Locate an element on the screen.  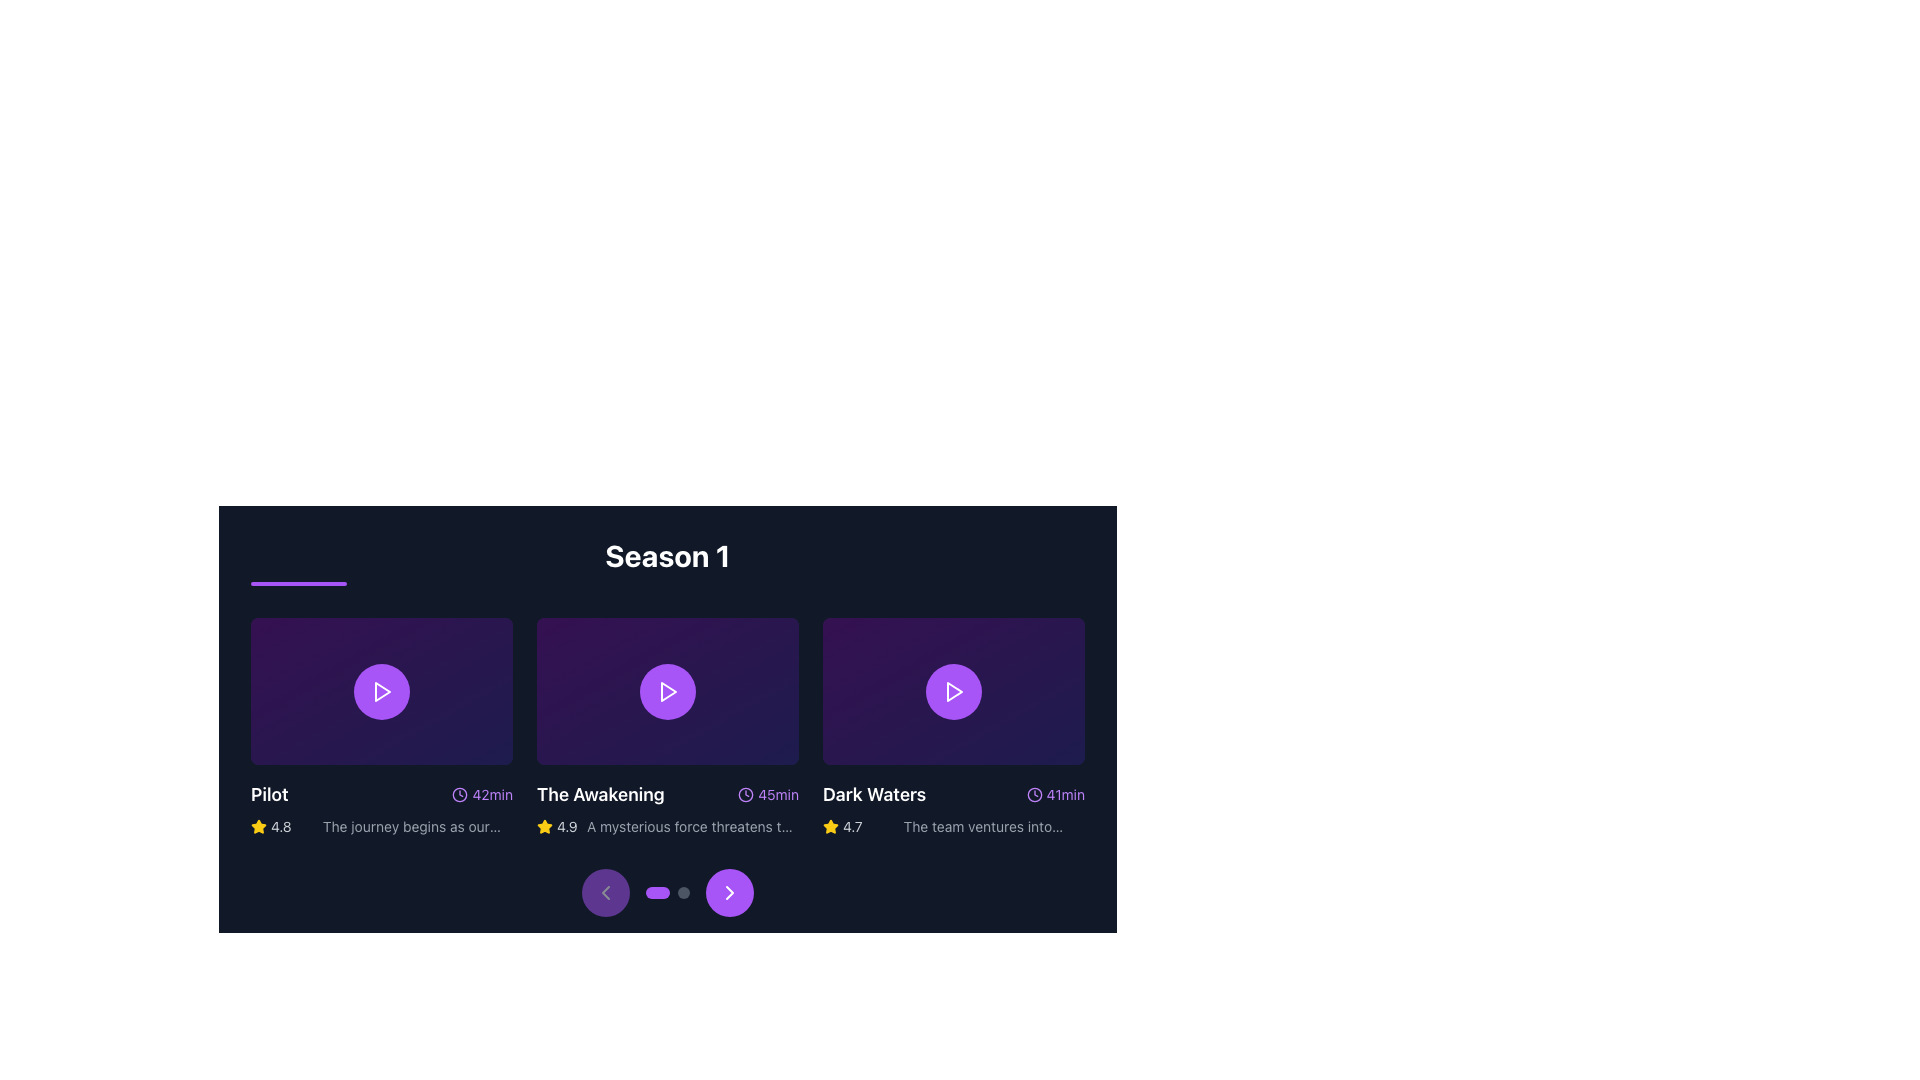
the status indicated by the purple and grey circular indicators located at the bottom center of the interface, between the larger circular buttons is located at coordinates (667, 892).